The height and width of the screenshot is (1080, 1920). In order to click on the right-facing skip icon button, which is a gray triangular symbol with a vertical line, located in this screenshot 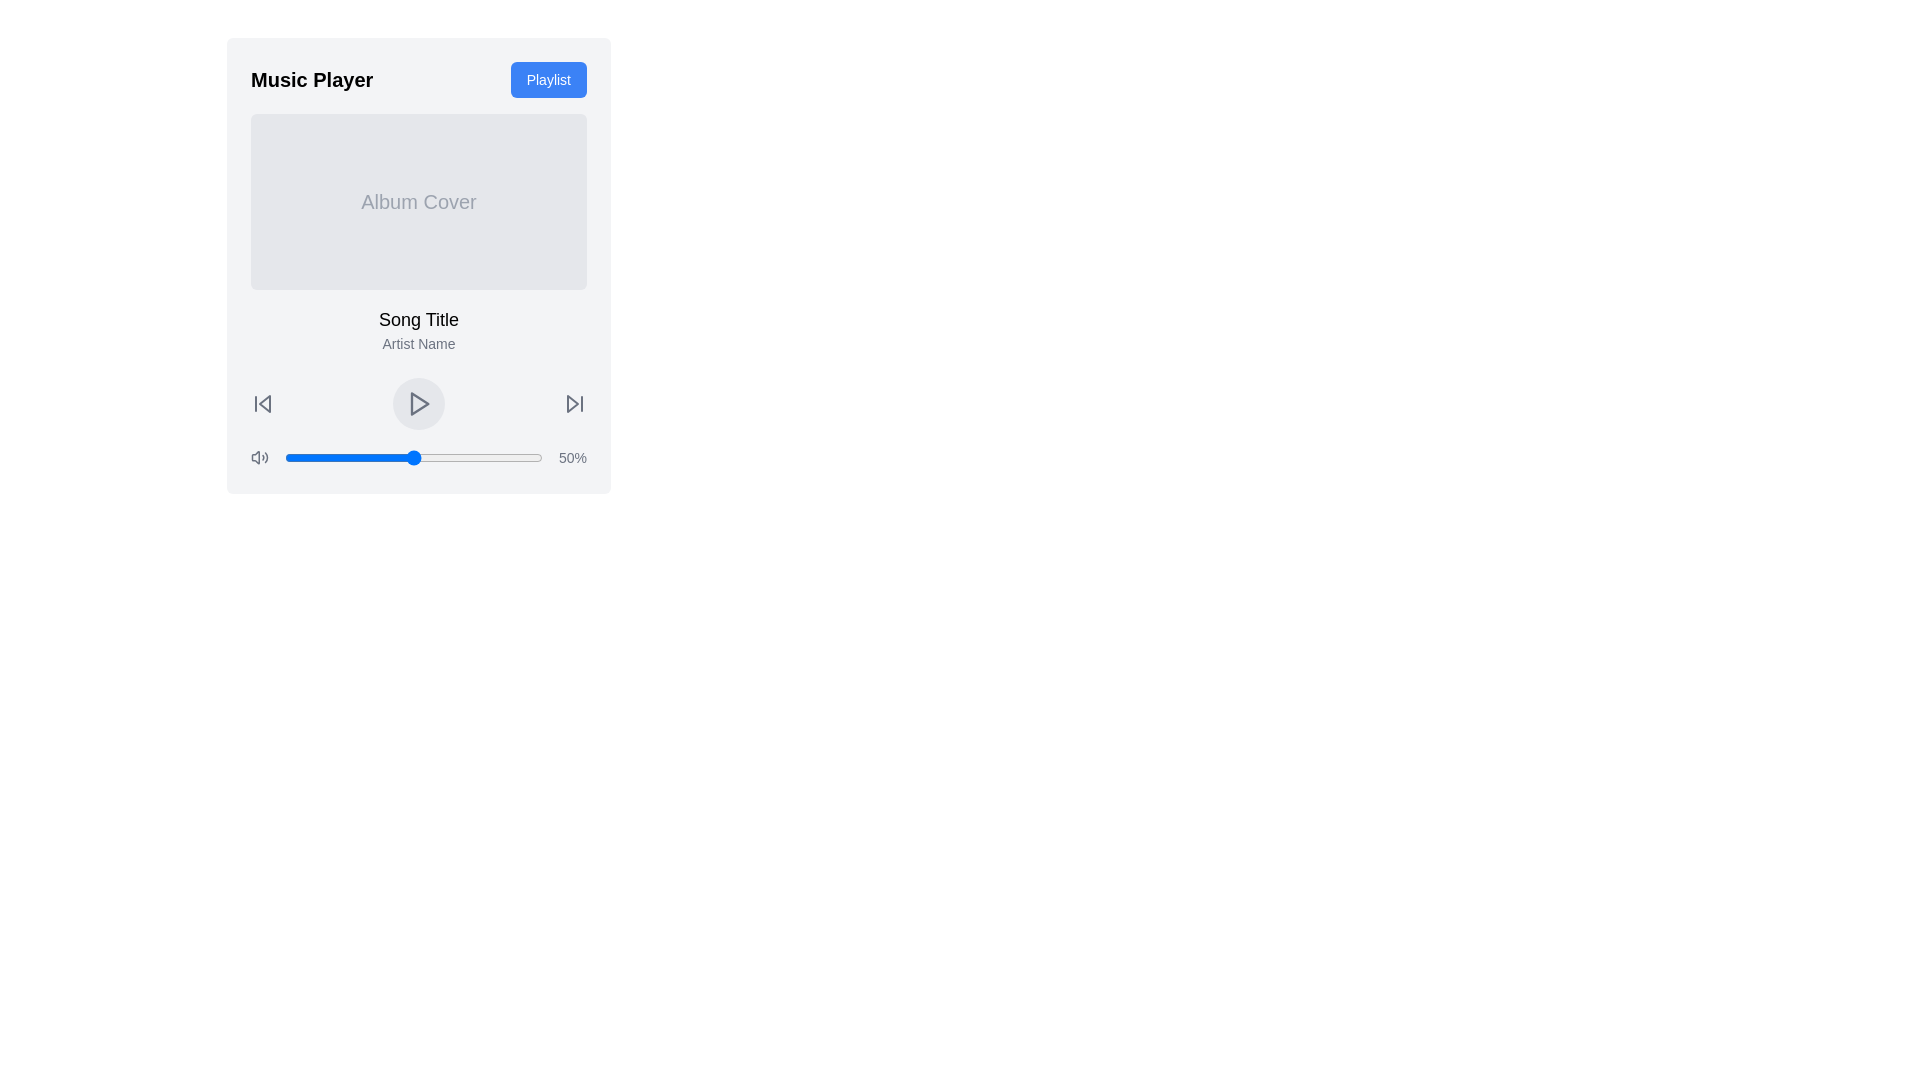, I will do `click(574, 404)`.